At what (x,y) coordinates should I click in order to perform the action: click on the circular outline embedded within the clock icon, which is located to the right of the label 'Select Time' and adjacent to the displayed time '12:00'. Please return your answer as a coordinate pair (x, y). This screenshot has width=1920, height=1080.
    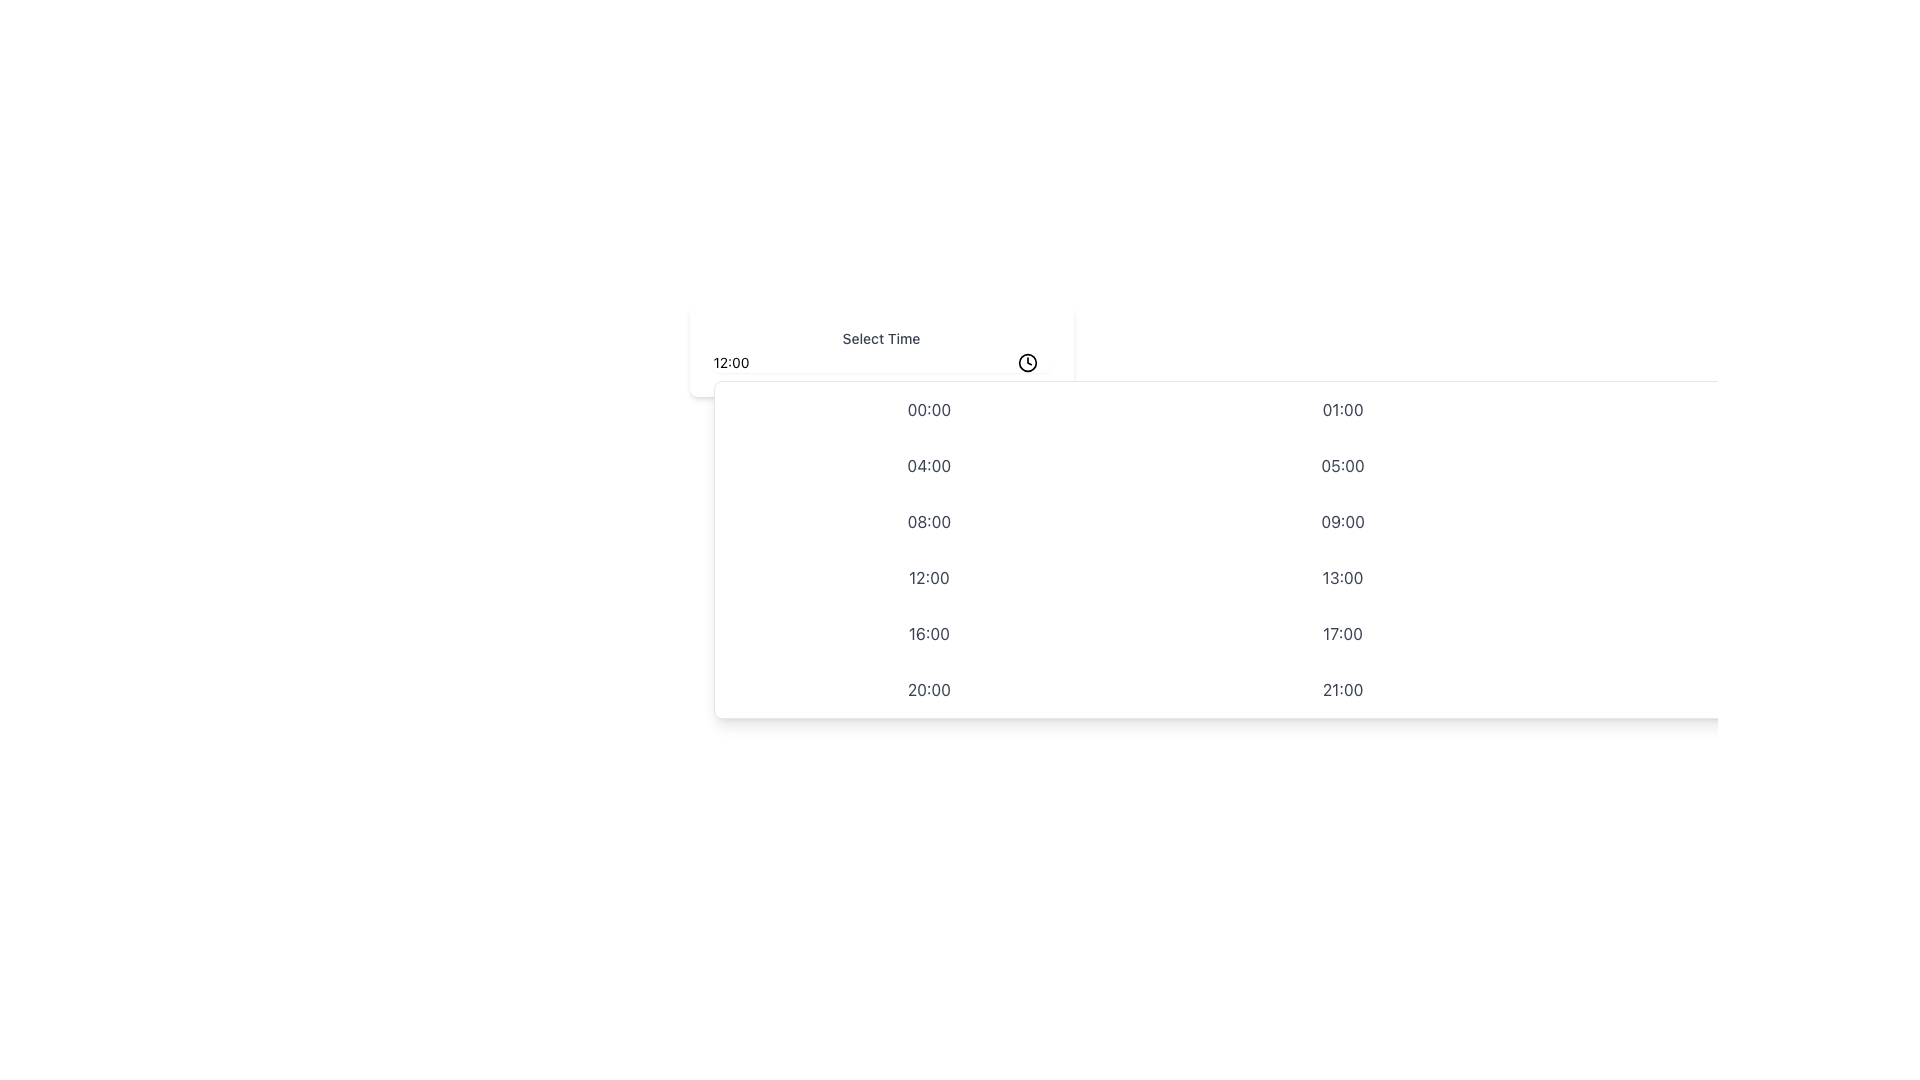
    Looking at the image, I should click on (1027, 362).